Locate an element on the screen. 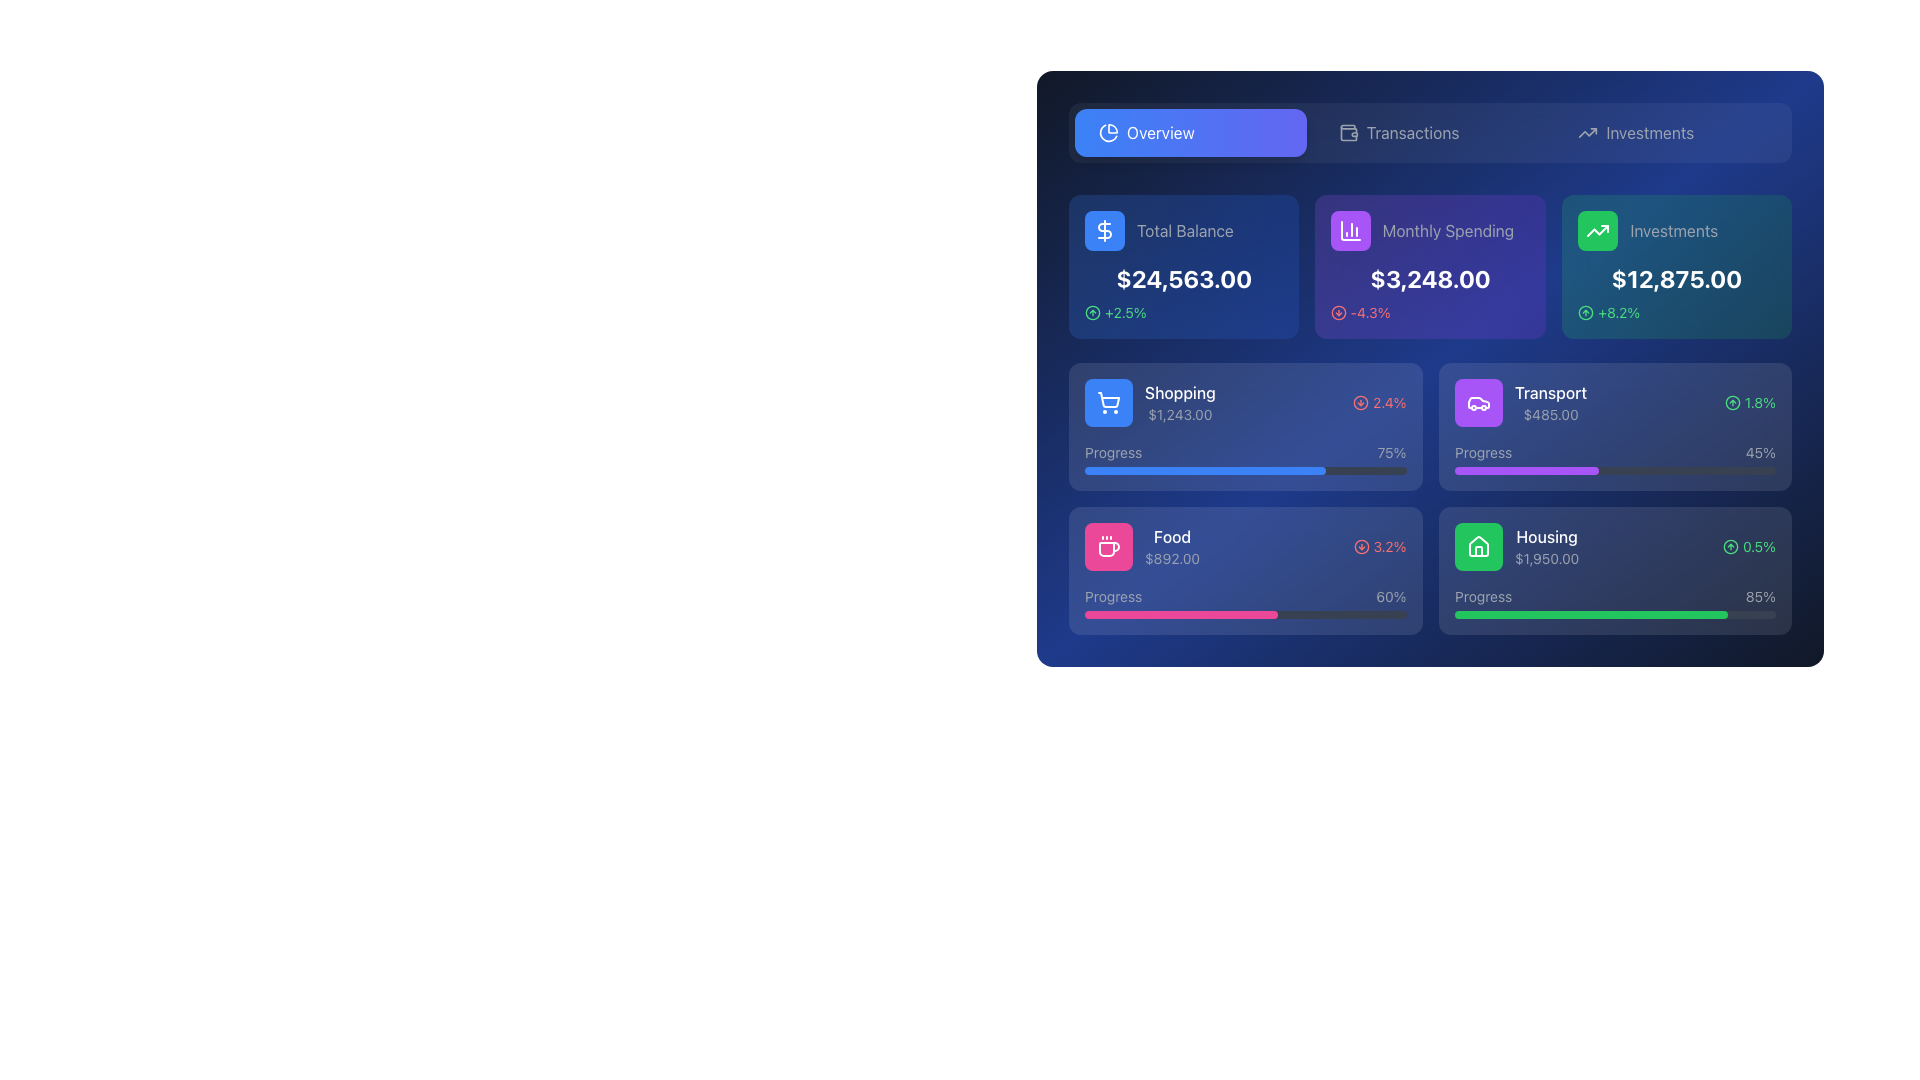 The image size is (1920, 1080). the 'Progress' label in the 'Food' section of the dashboard, which is a small gray text label positioned above the progress bar and to the left of the numeric value '60% is located at coordinates (1112, 596).